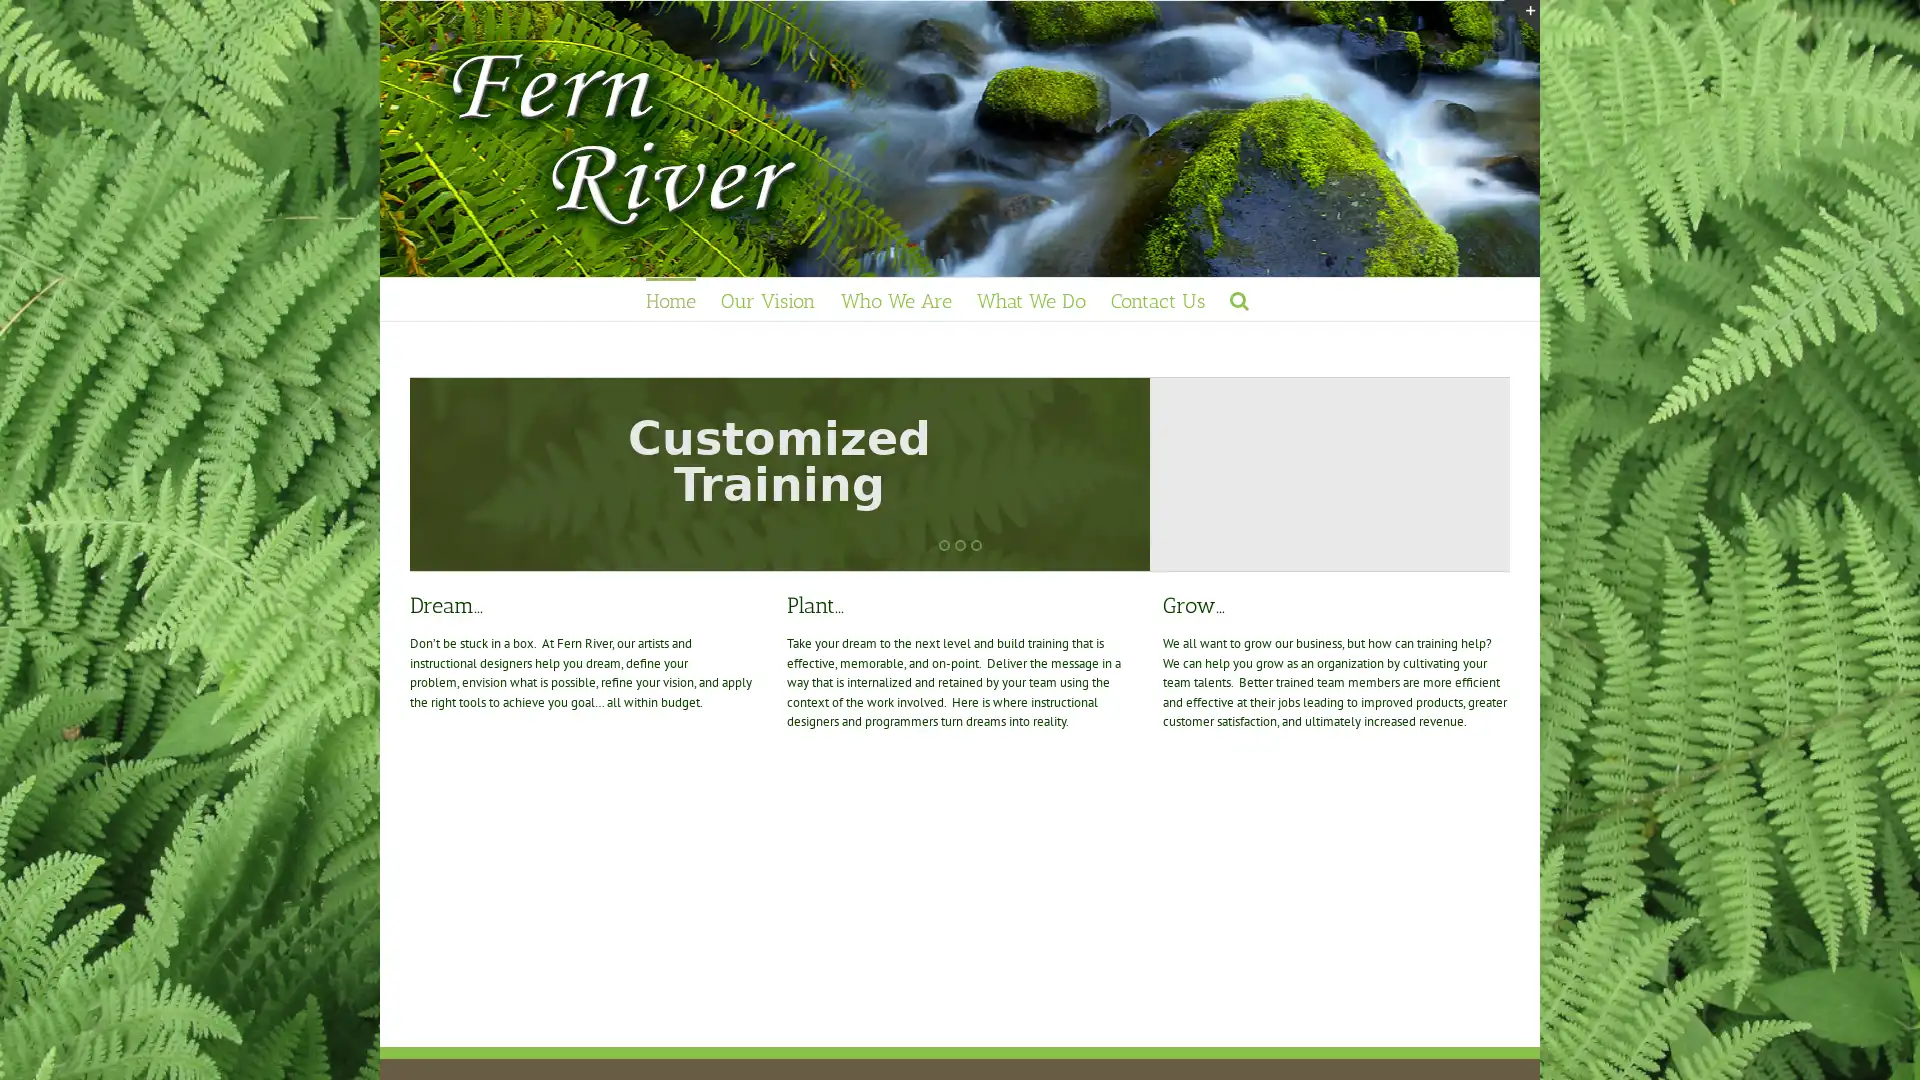 Image resolution: width=1920 pixels, height=1080 pixels. I want to click on Search, so click(1238, 299).